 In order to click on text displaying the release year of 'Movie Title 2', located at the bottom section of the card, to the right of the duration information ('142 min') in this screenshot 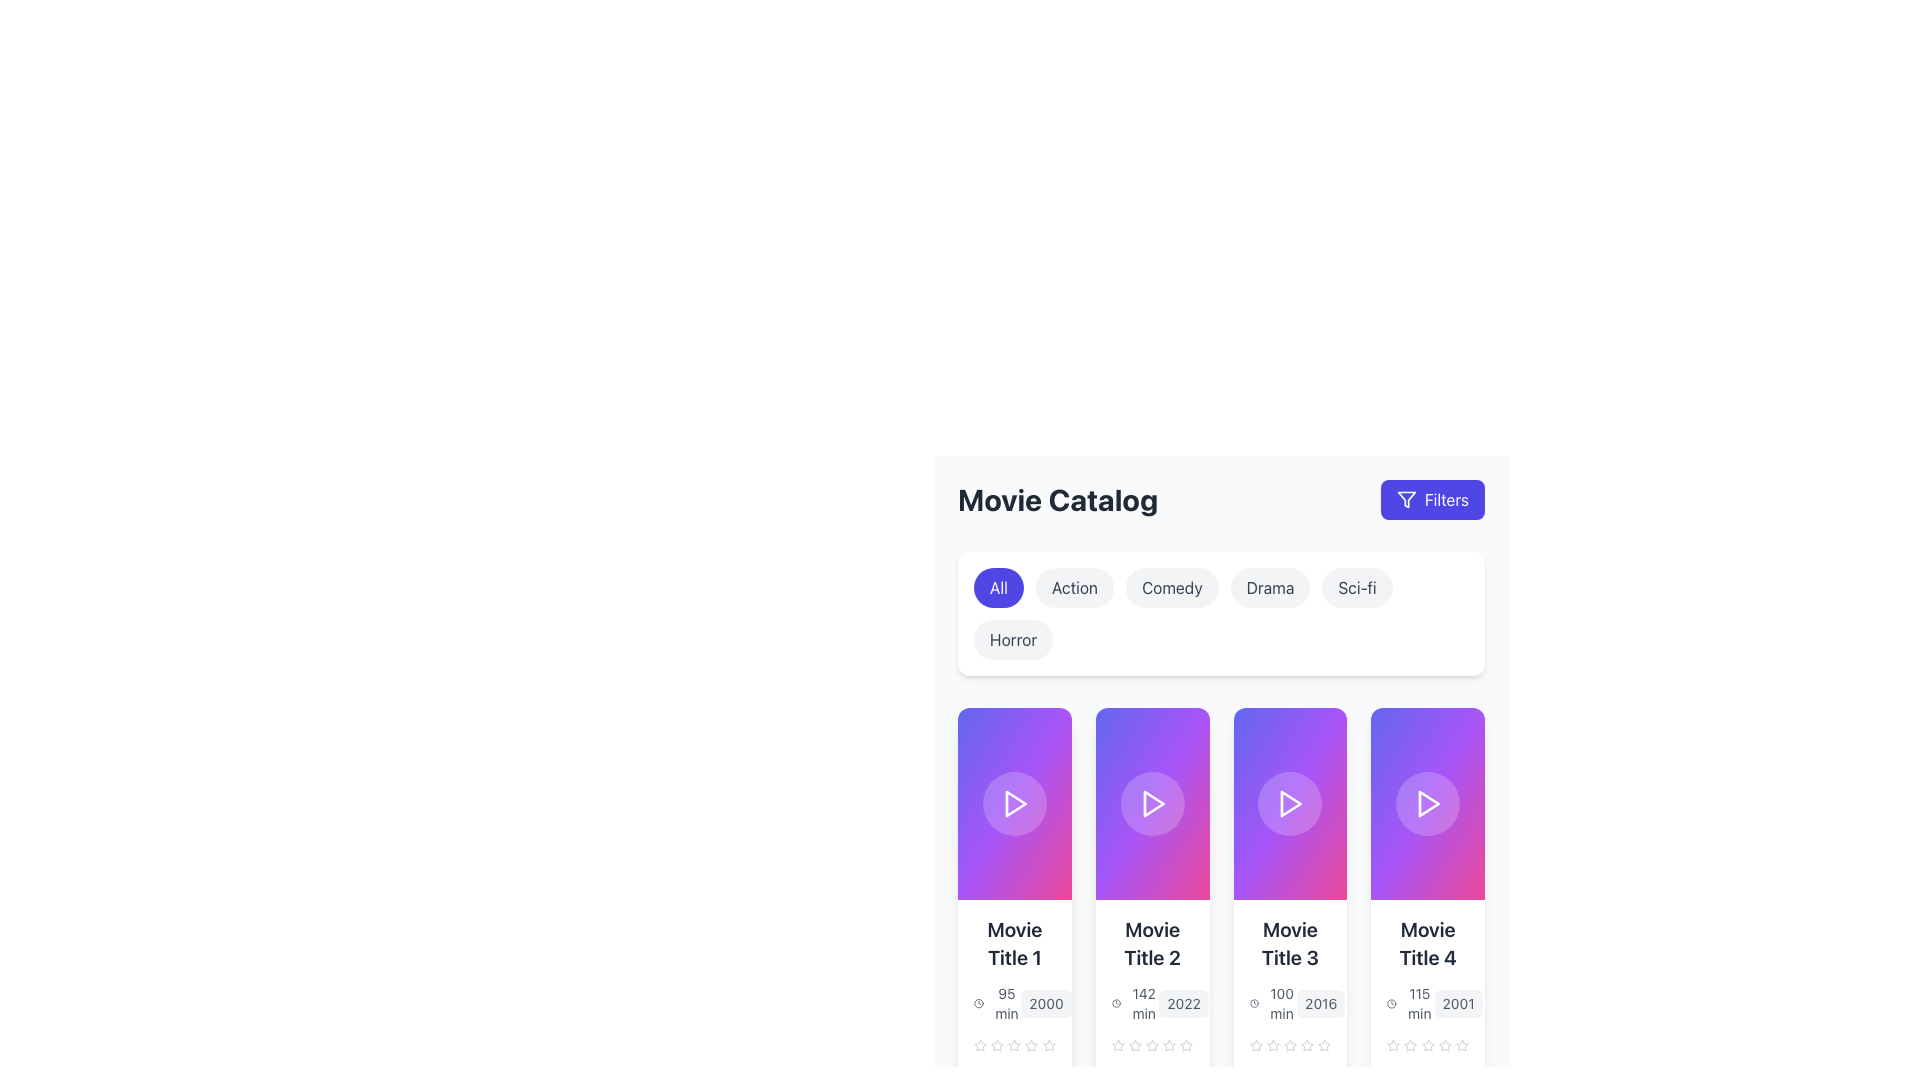, I will do `click(1184, 1003)`.